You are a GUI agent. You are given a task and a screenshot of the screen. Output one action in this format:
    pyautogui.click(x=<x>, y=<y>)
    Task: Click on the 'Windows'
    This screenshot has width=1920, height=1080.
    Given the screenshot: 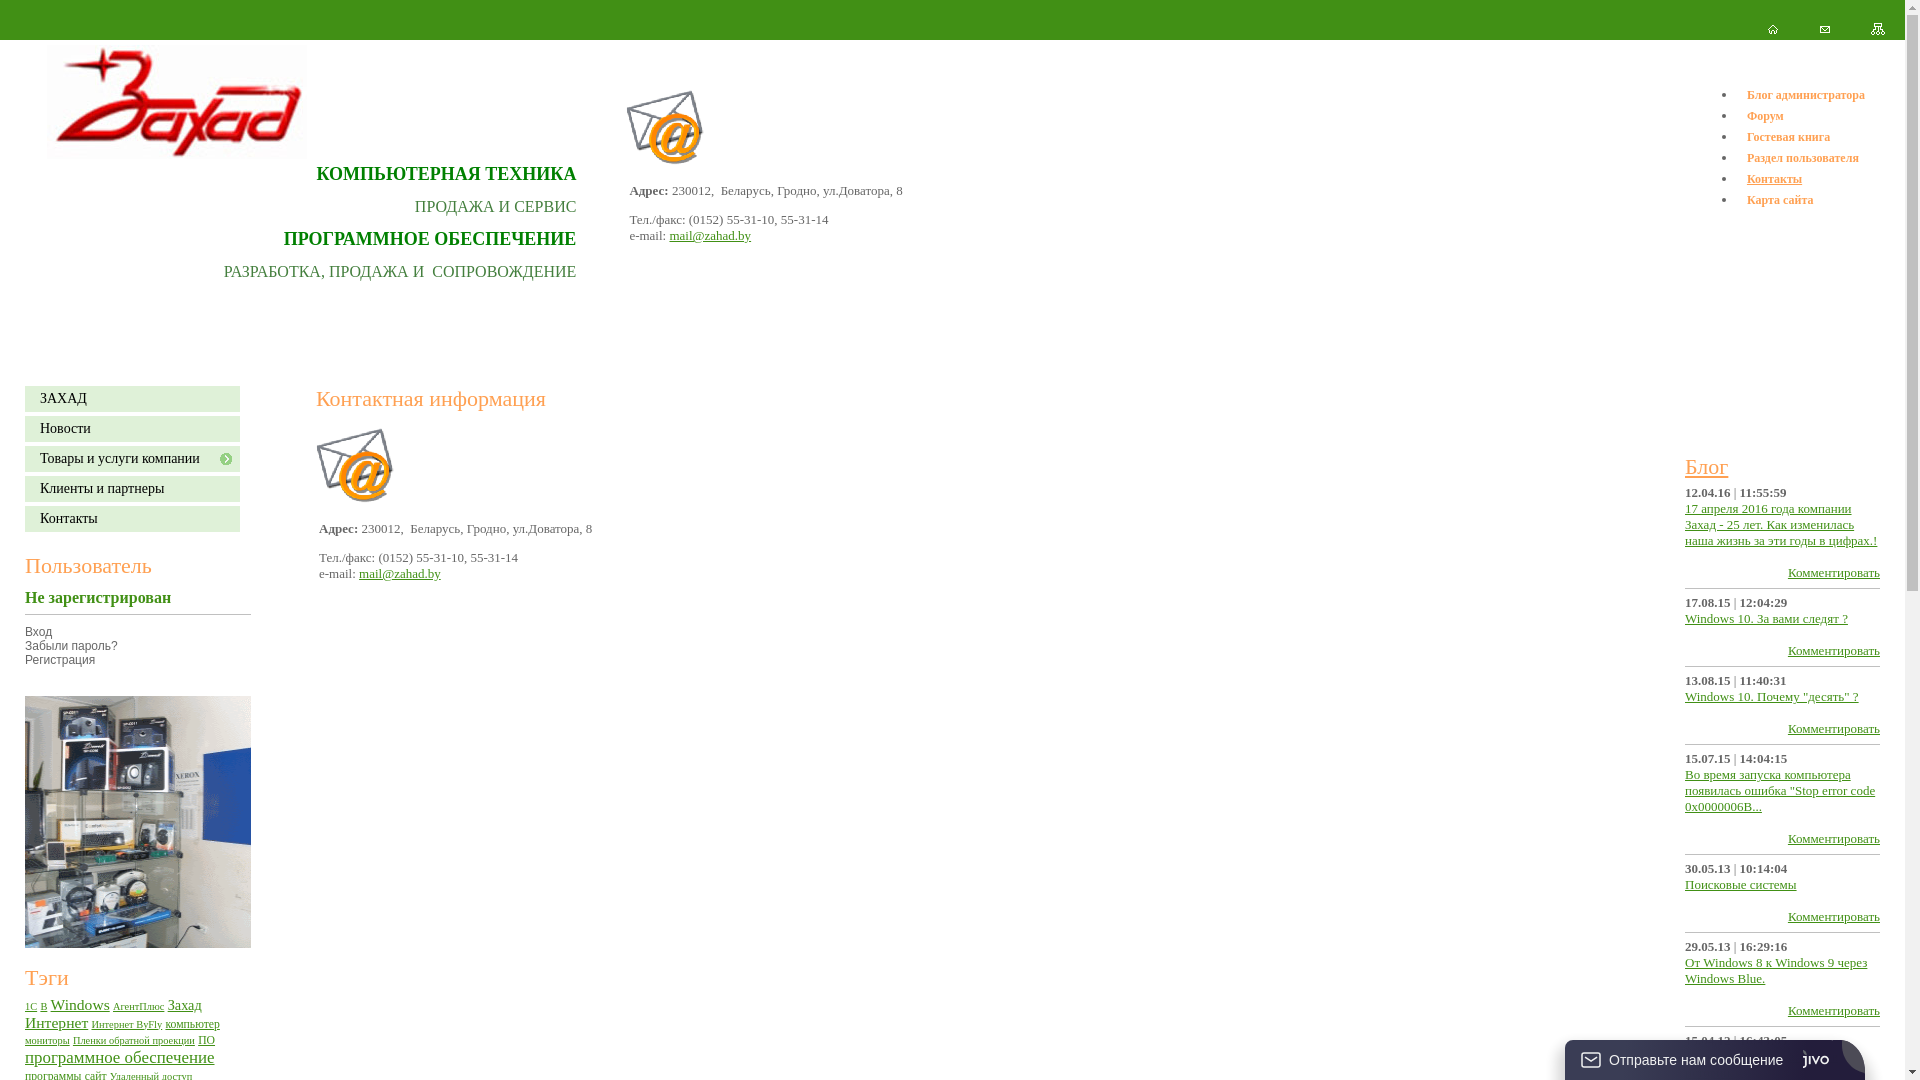 What is the action you would take?
    pyautogui.click(x=80, y=1004)
    